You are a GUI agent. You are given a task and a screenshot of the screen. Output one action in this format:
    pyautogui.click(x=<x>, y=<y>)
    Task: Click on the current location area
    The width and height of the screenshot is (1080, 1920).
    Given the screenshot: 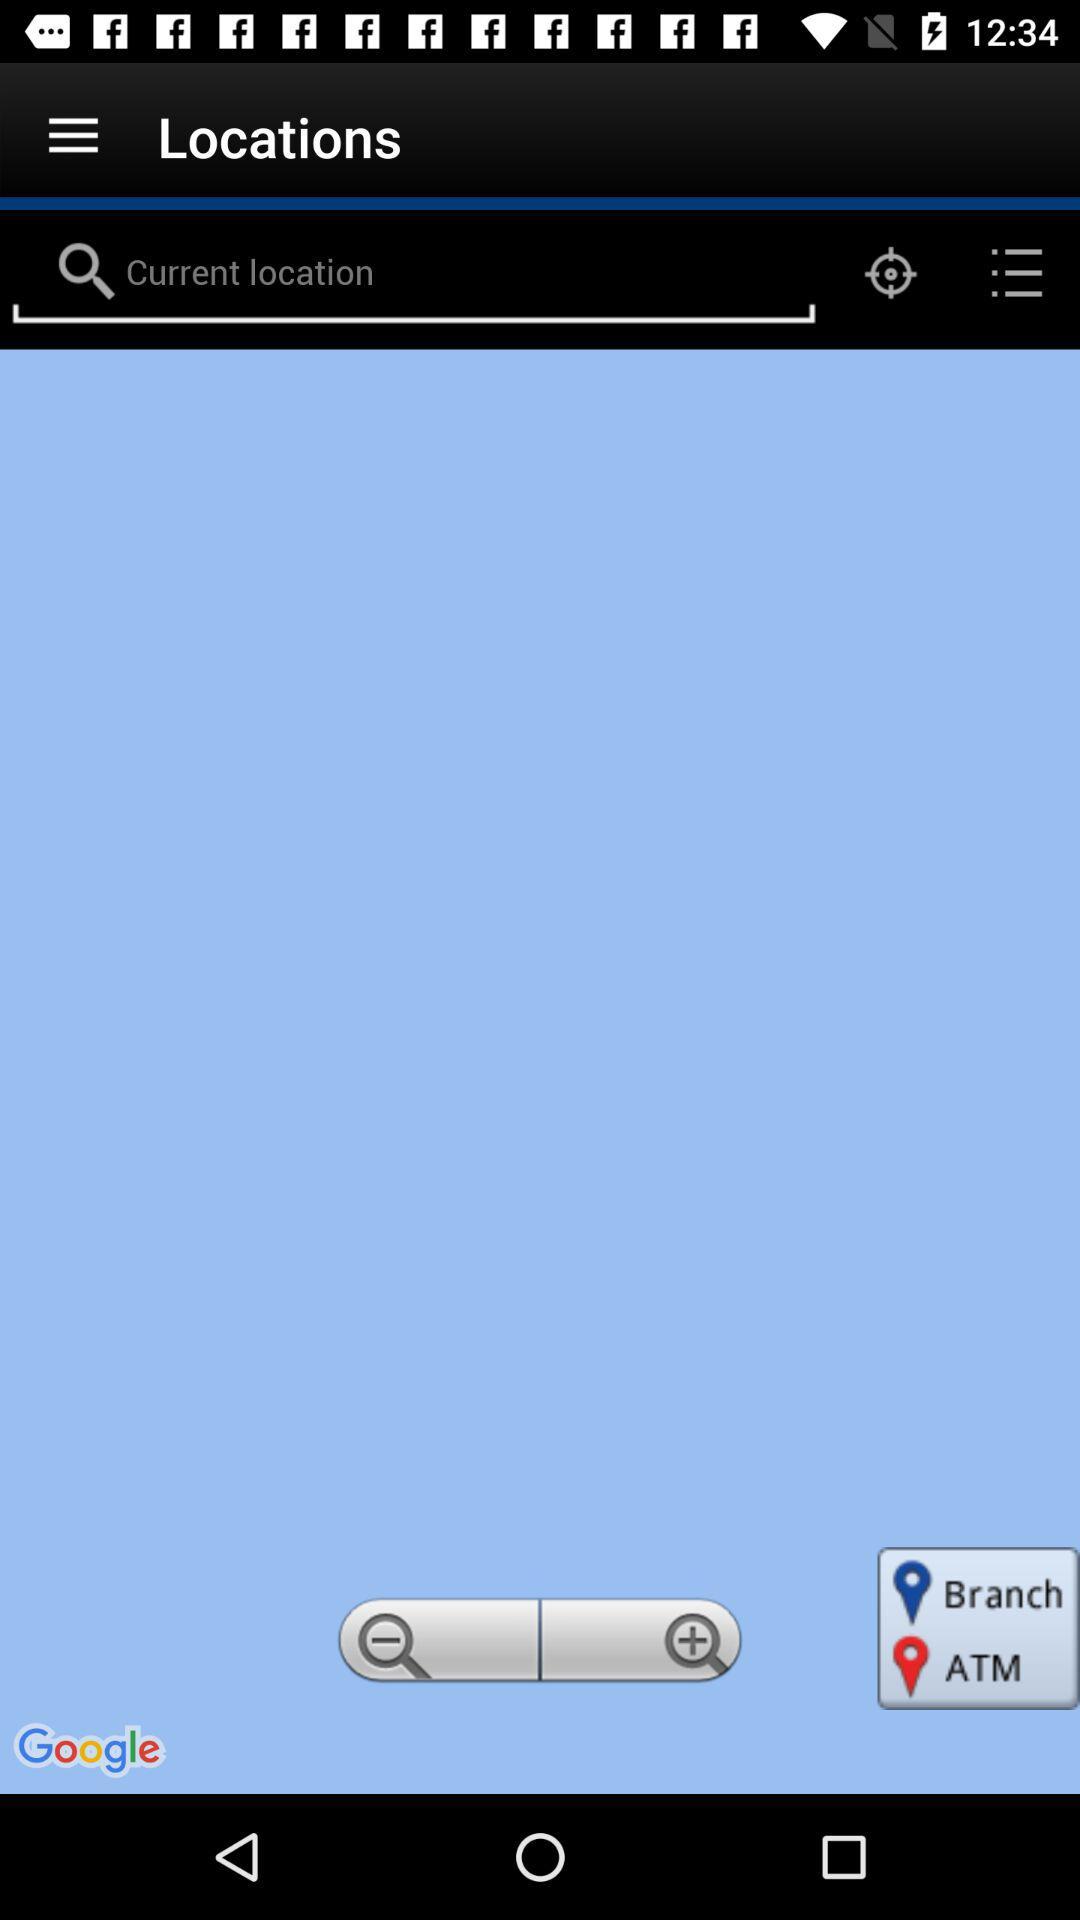 What is the action you would take?
    pyautogui.click(x=412, y=272)
    